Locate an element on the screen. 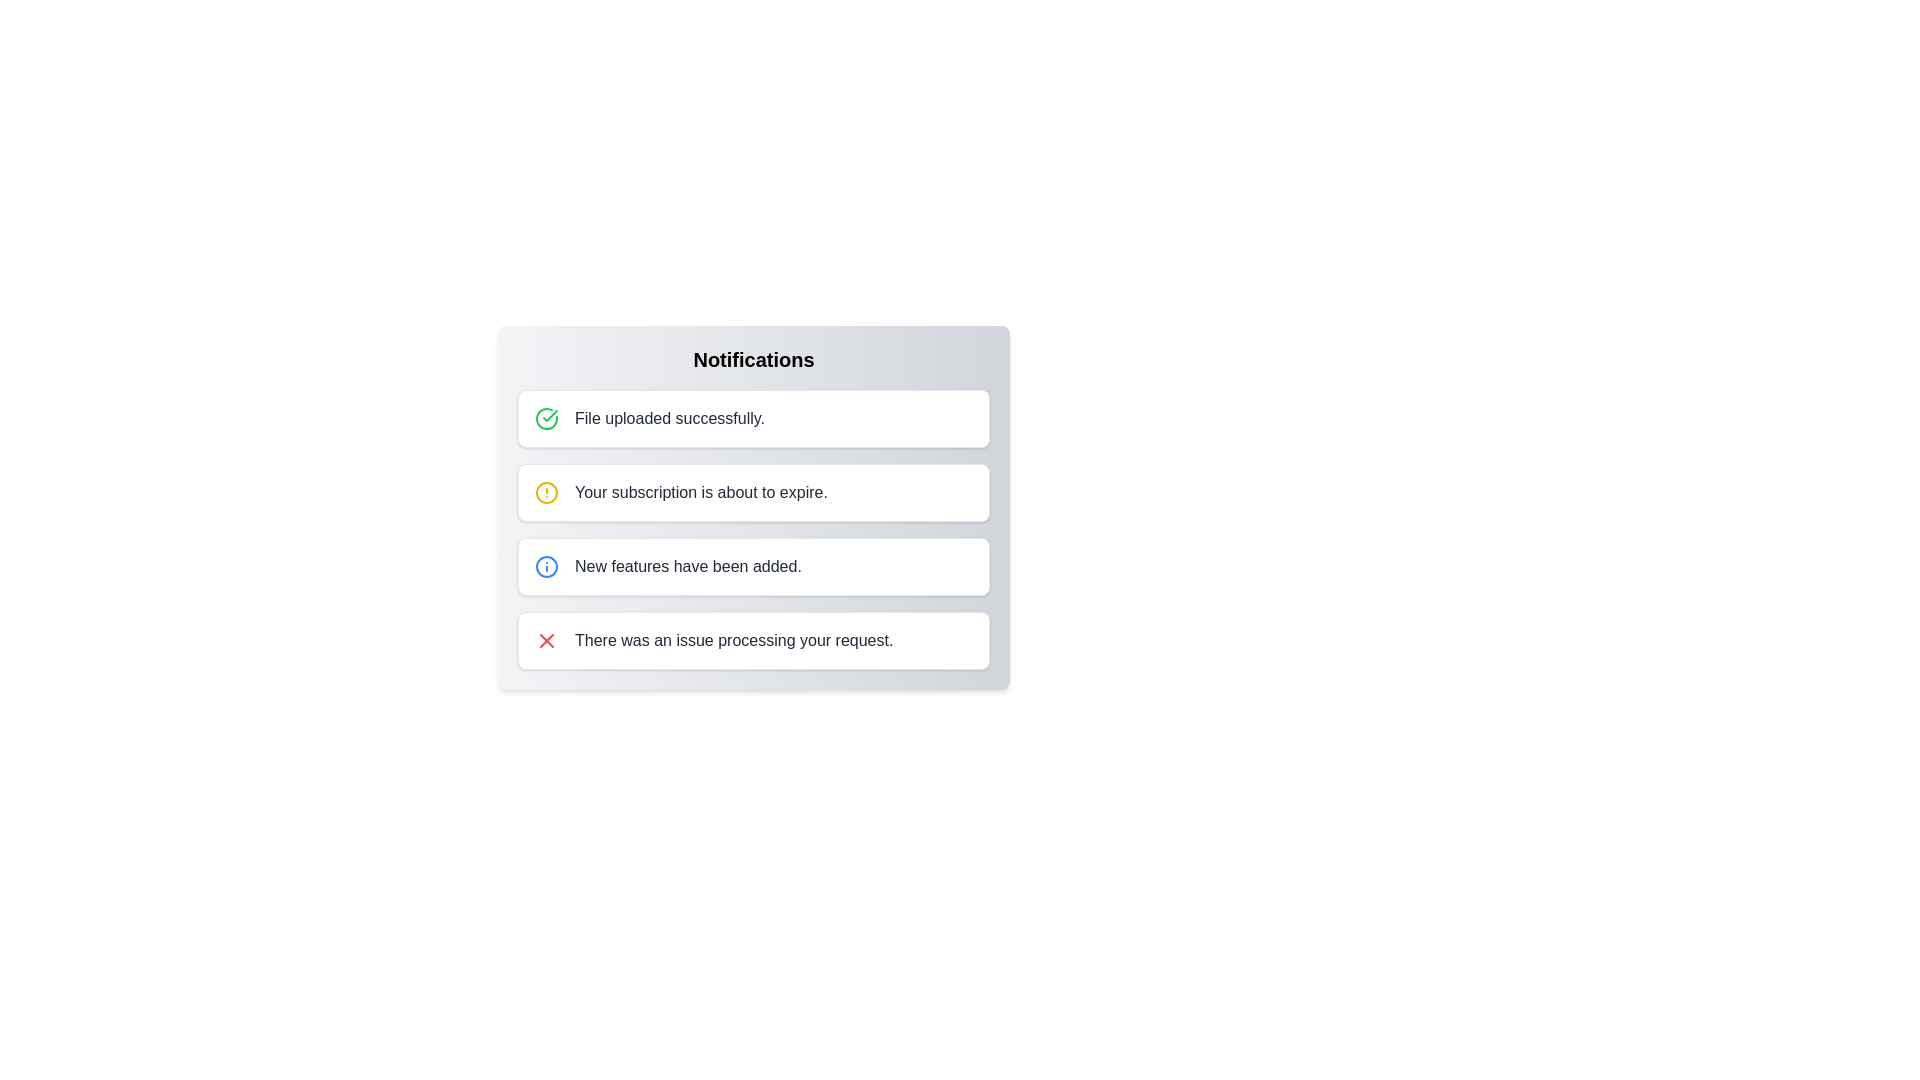 The height and width of the screenshot is (1080, 1920). the text label that reads 'Your subscription is about to expire.', which is located in the second row of notifications and has a yellow alert icon to its left is located at coordinates (701, 493).